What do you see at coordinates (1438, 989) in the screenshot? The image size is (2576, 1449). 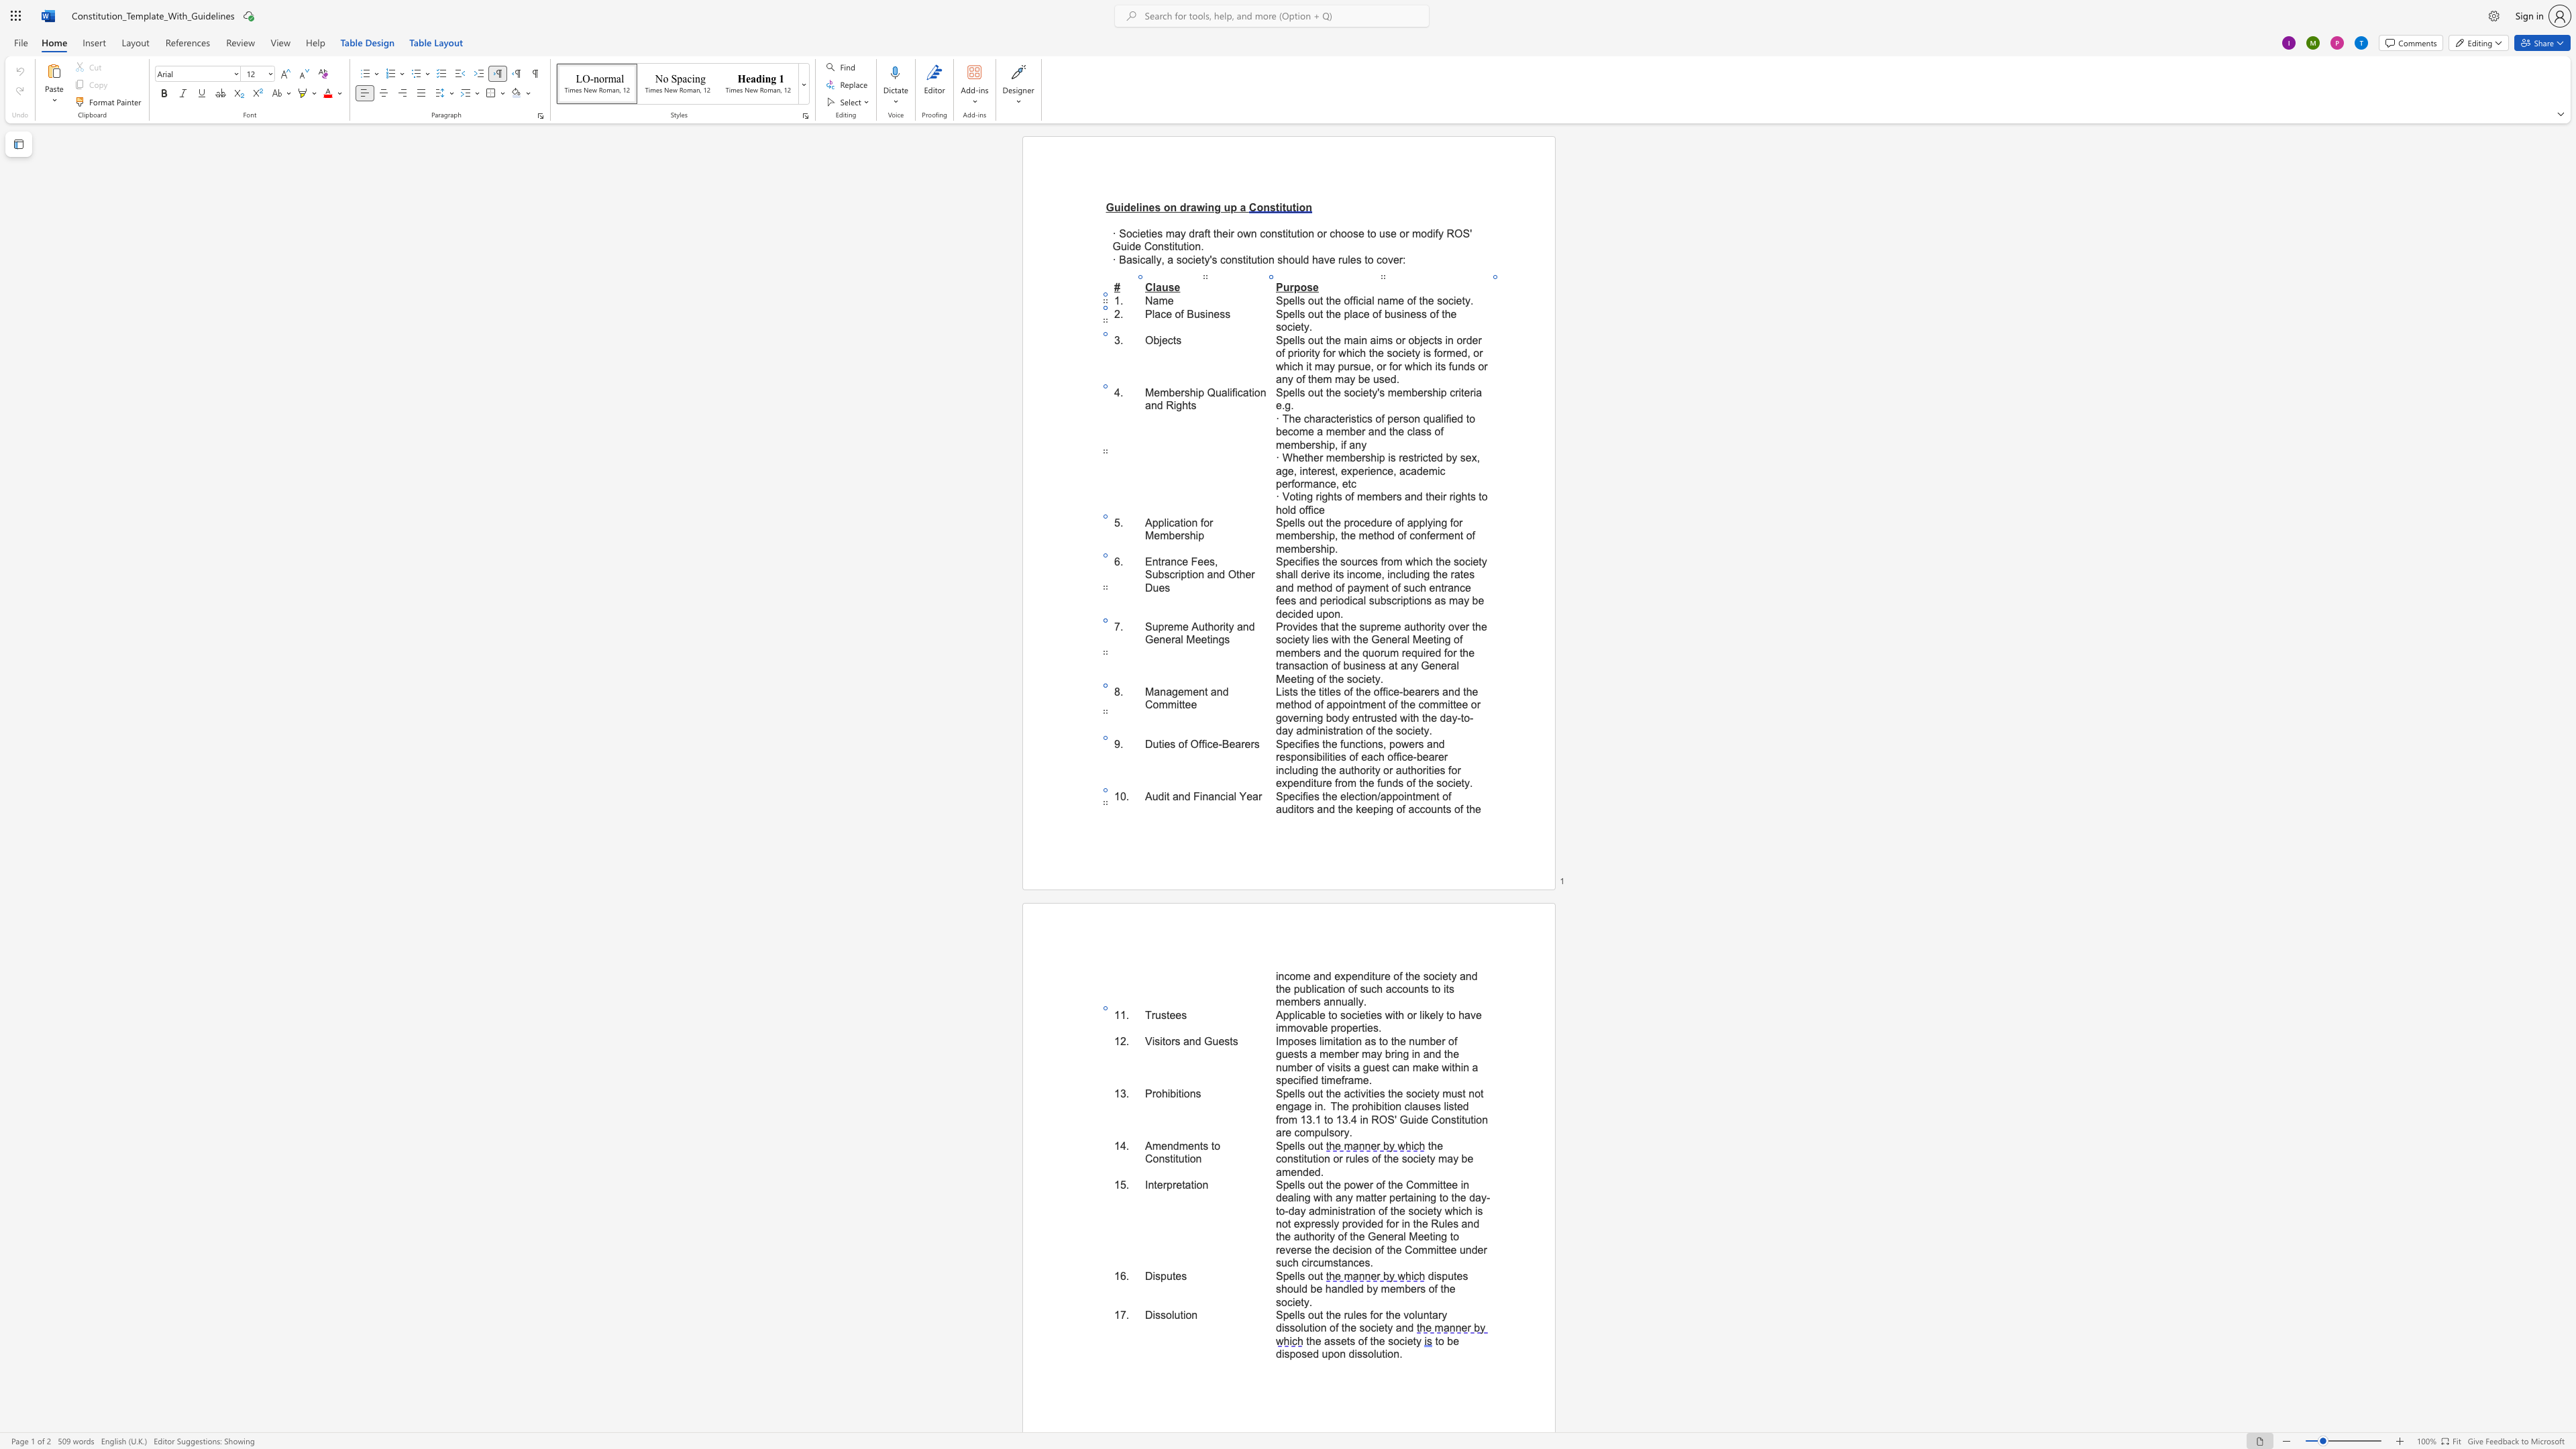 I see `the 7th character "o" in the text` at bounding box center [1438, 989].